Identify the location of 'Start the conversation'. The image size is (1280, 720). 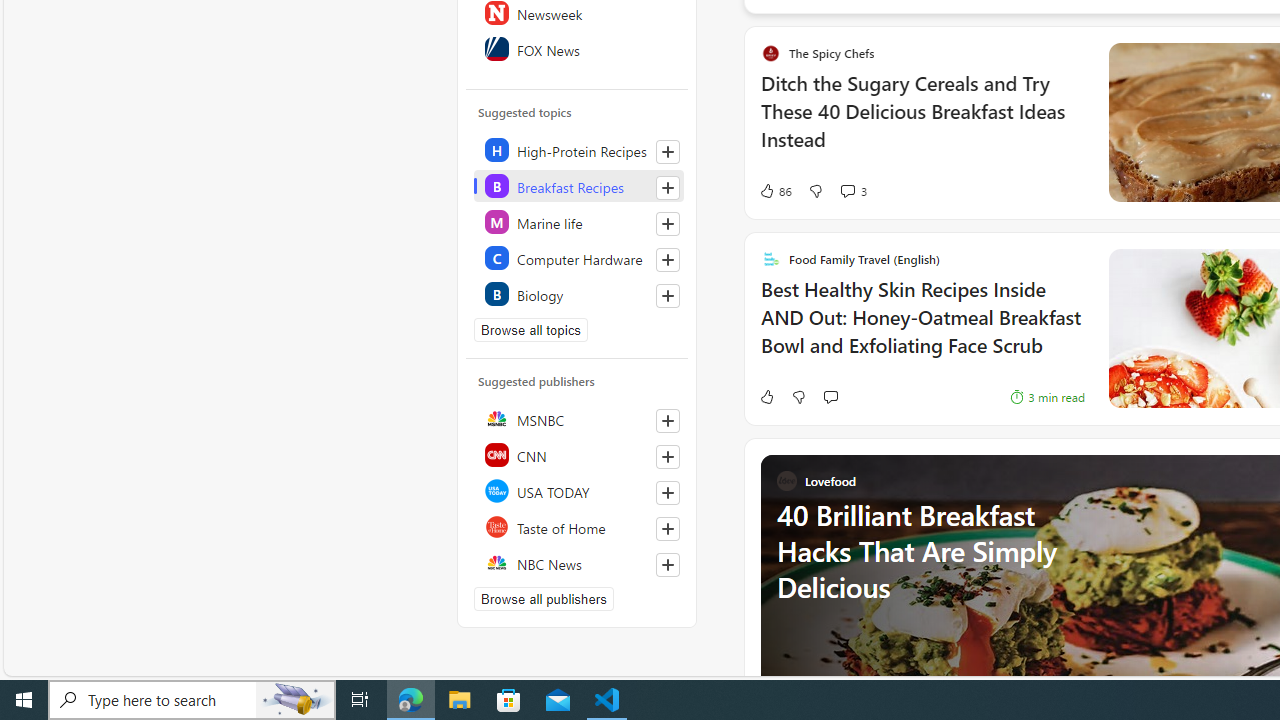
(830, 397).